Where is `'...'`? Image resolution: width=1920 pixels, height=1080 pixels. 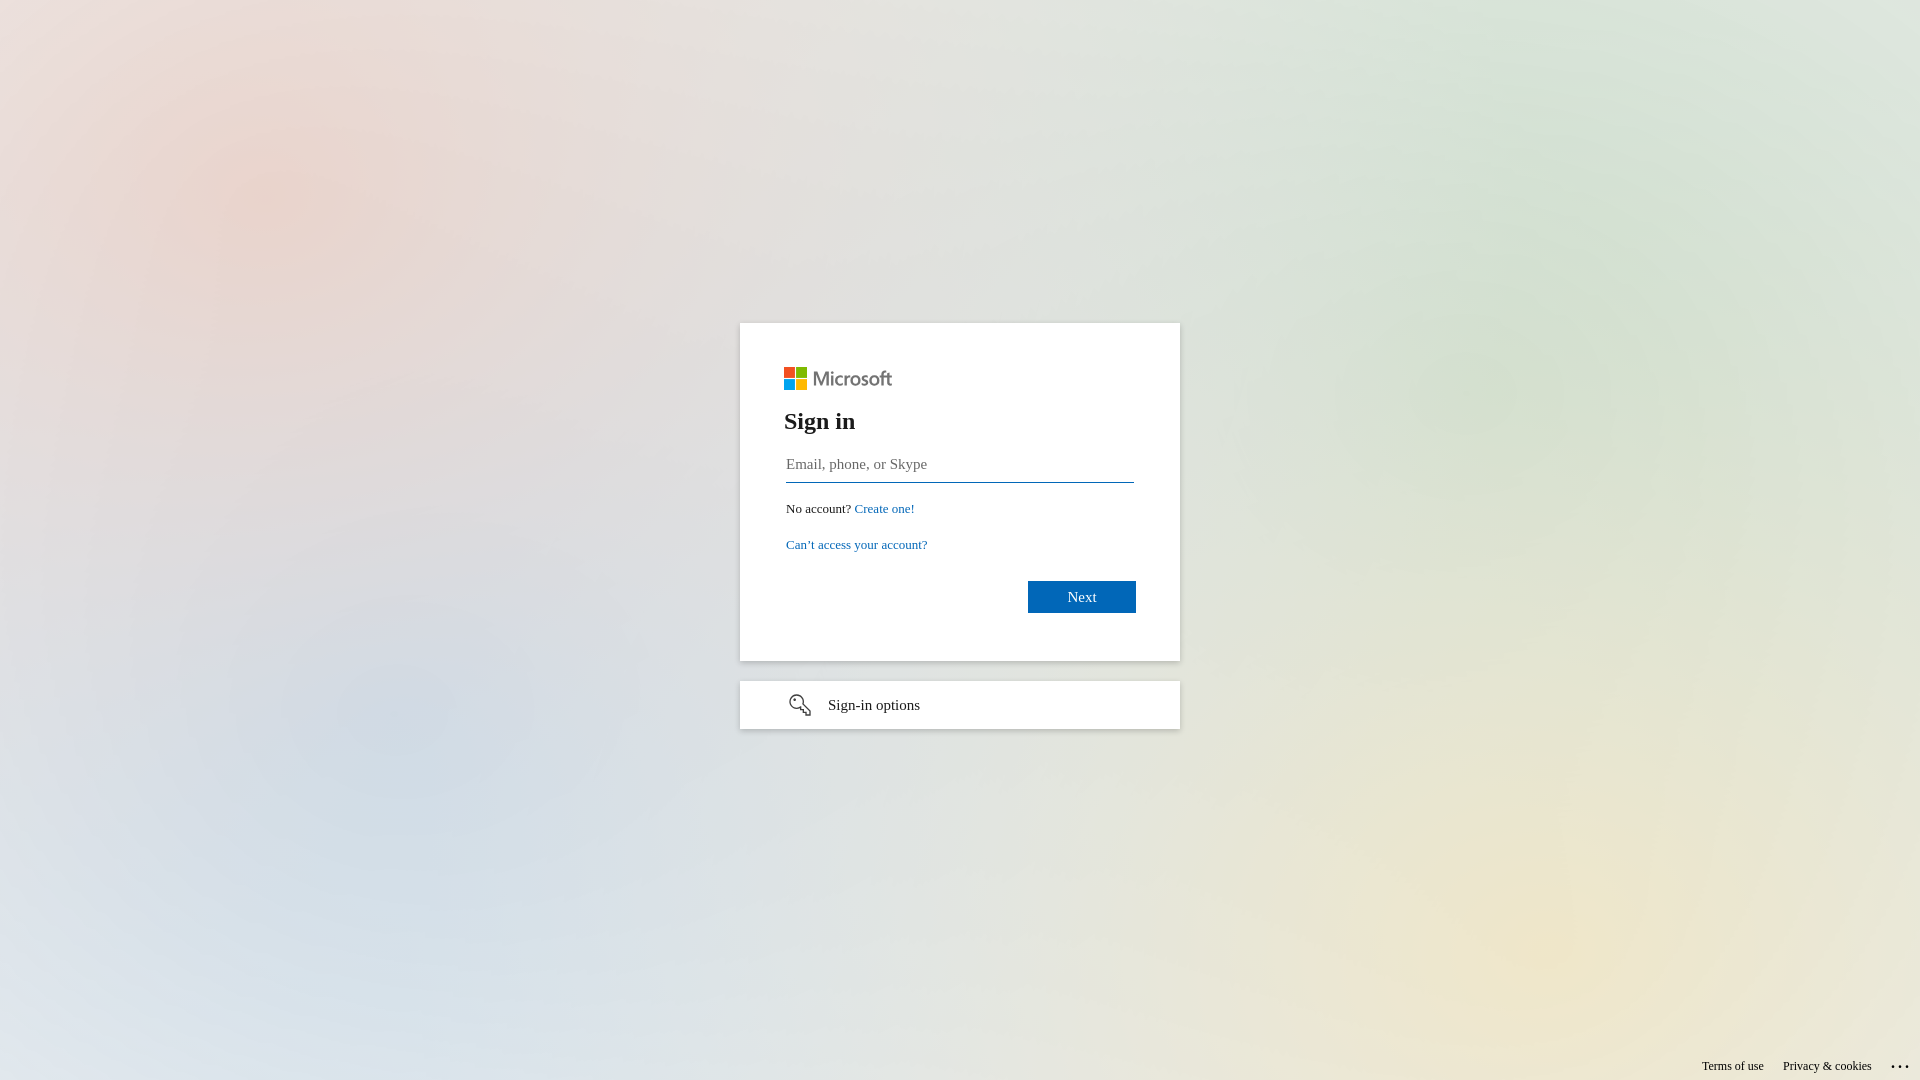
'...' is located at coordinates (1900, 1062).